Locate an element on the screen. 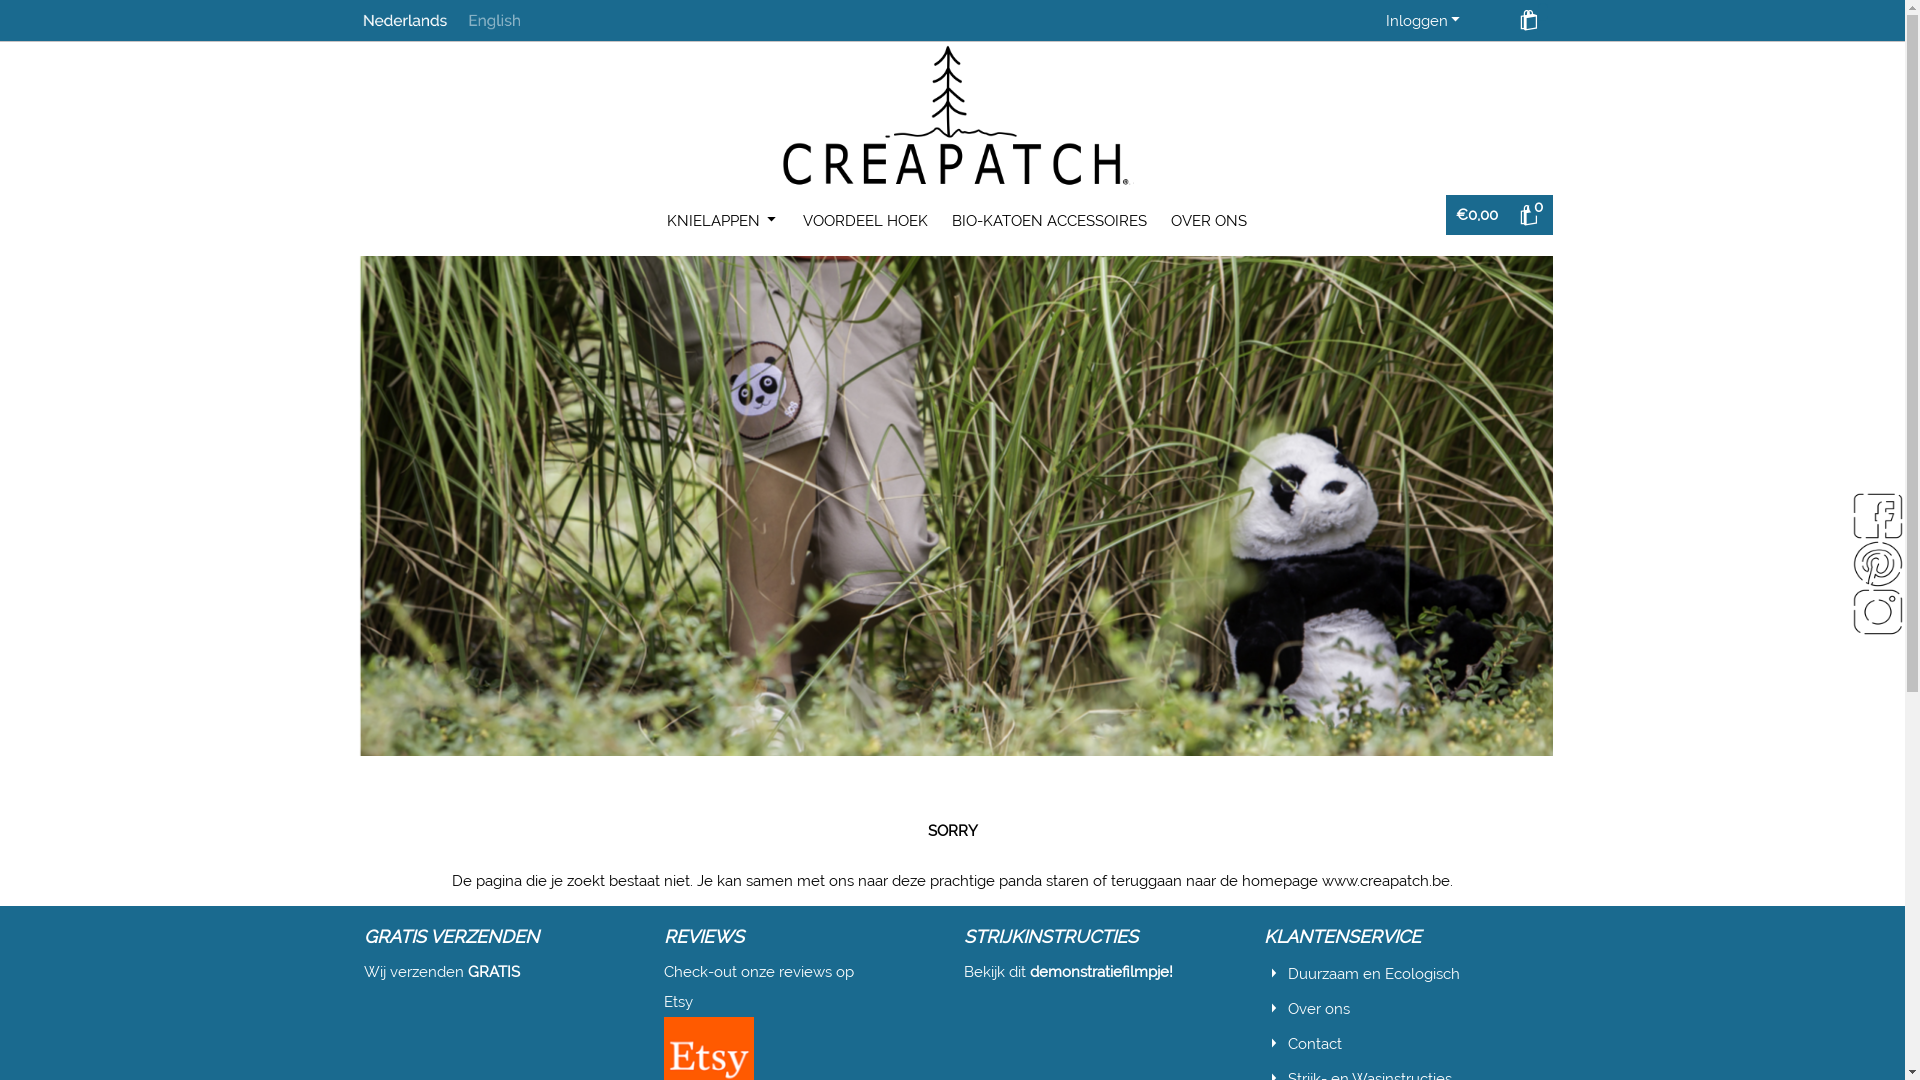  'Duurzaam en Ecologisch' is located at coordinates (1372, 973).